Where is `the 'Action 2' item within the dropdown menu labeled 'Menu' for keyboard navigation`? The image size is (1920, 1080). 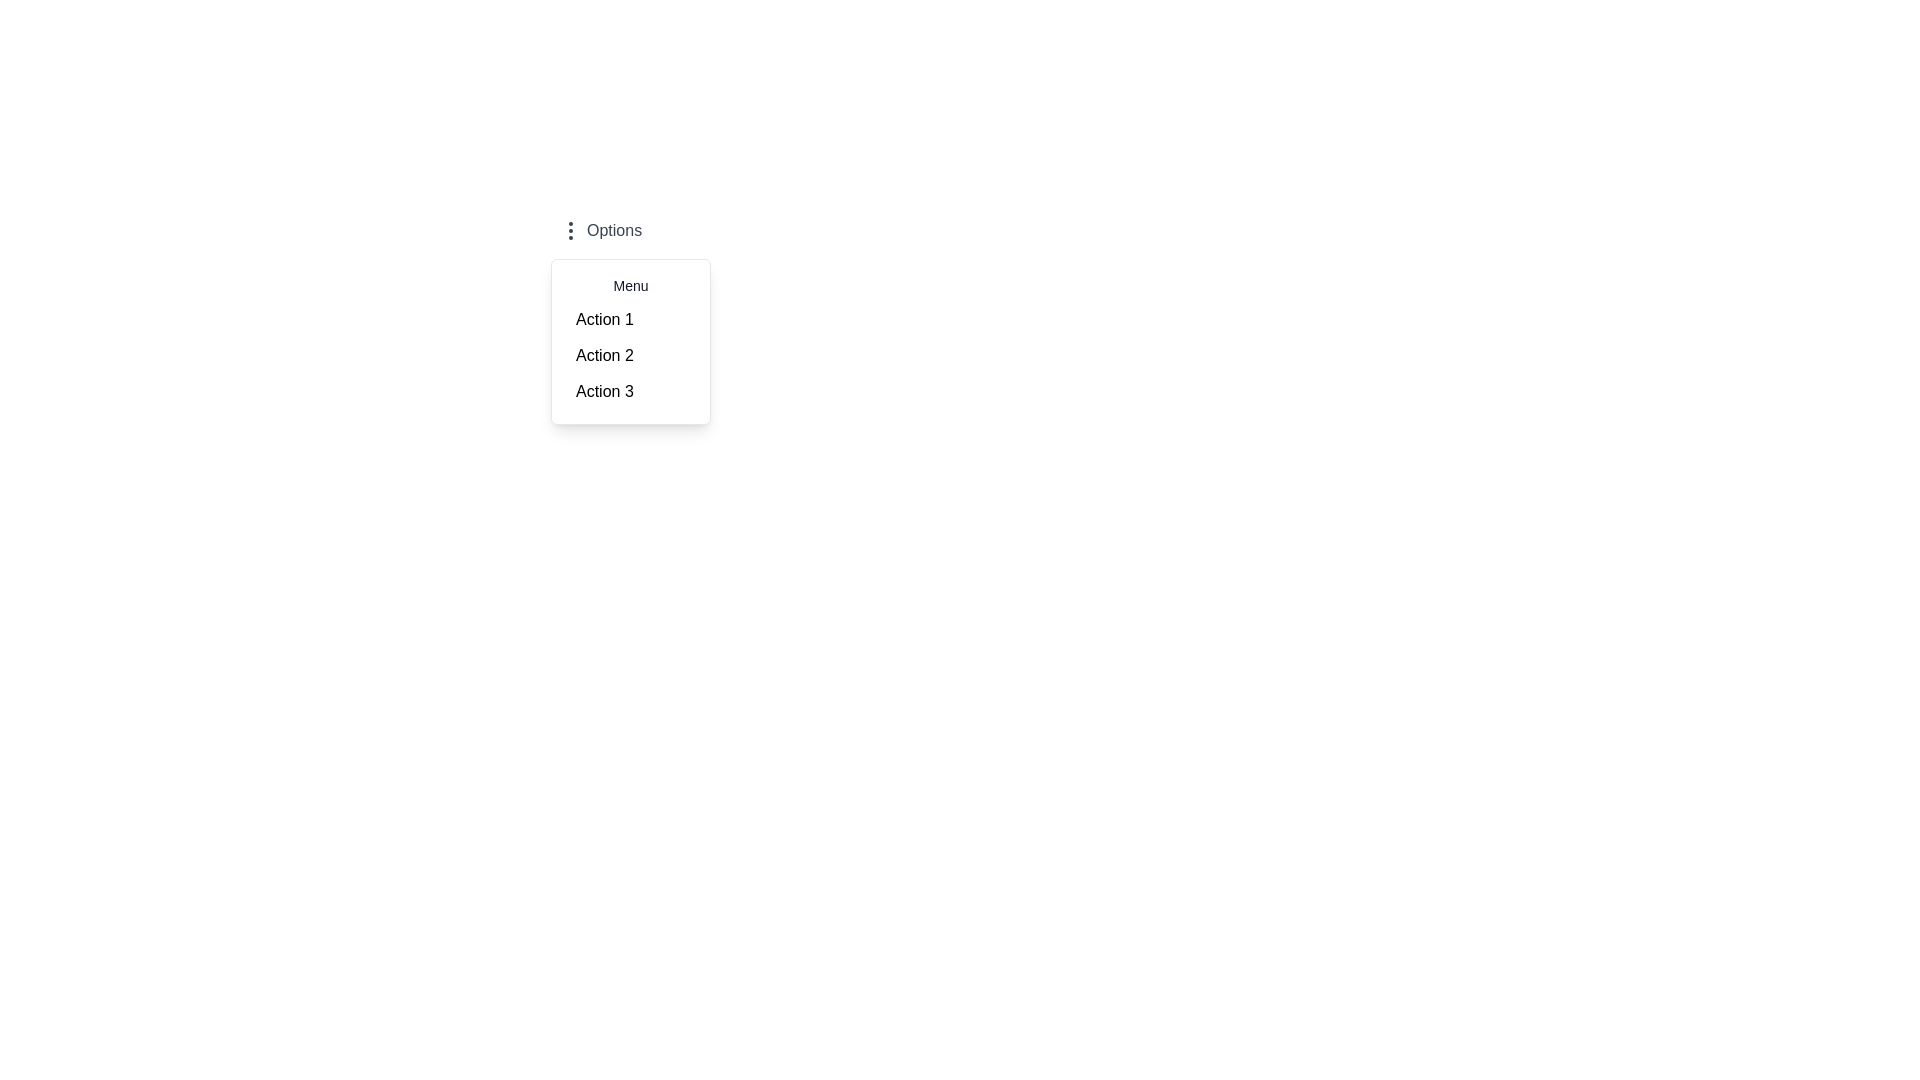 the 'Action 2' item within the dropdown menu labeled 'Menu' for keyboard navigation is located at coordinates (629, 341).